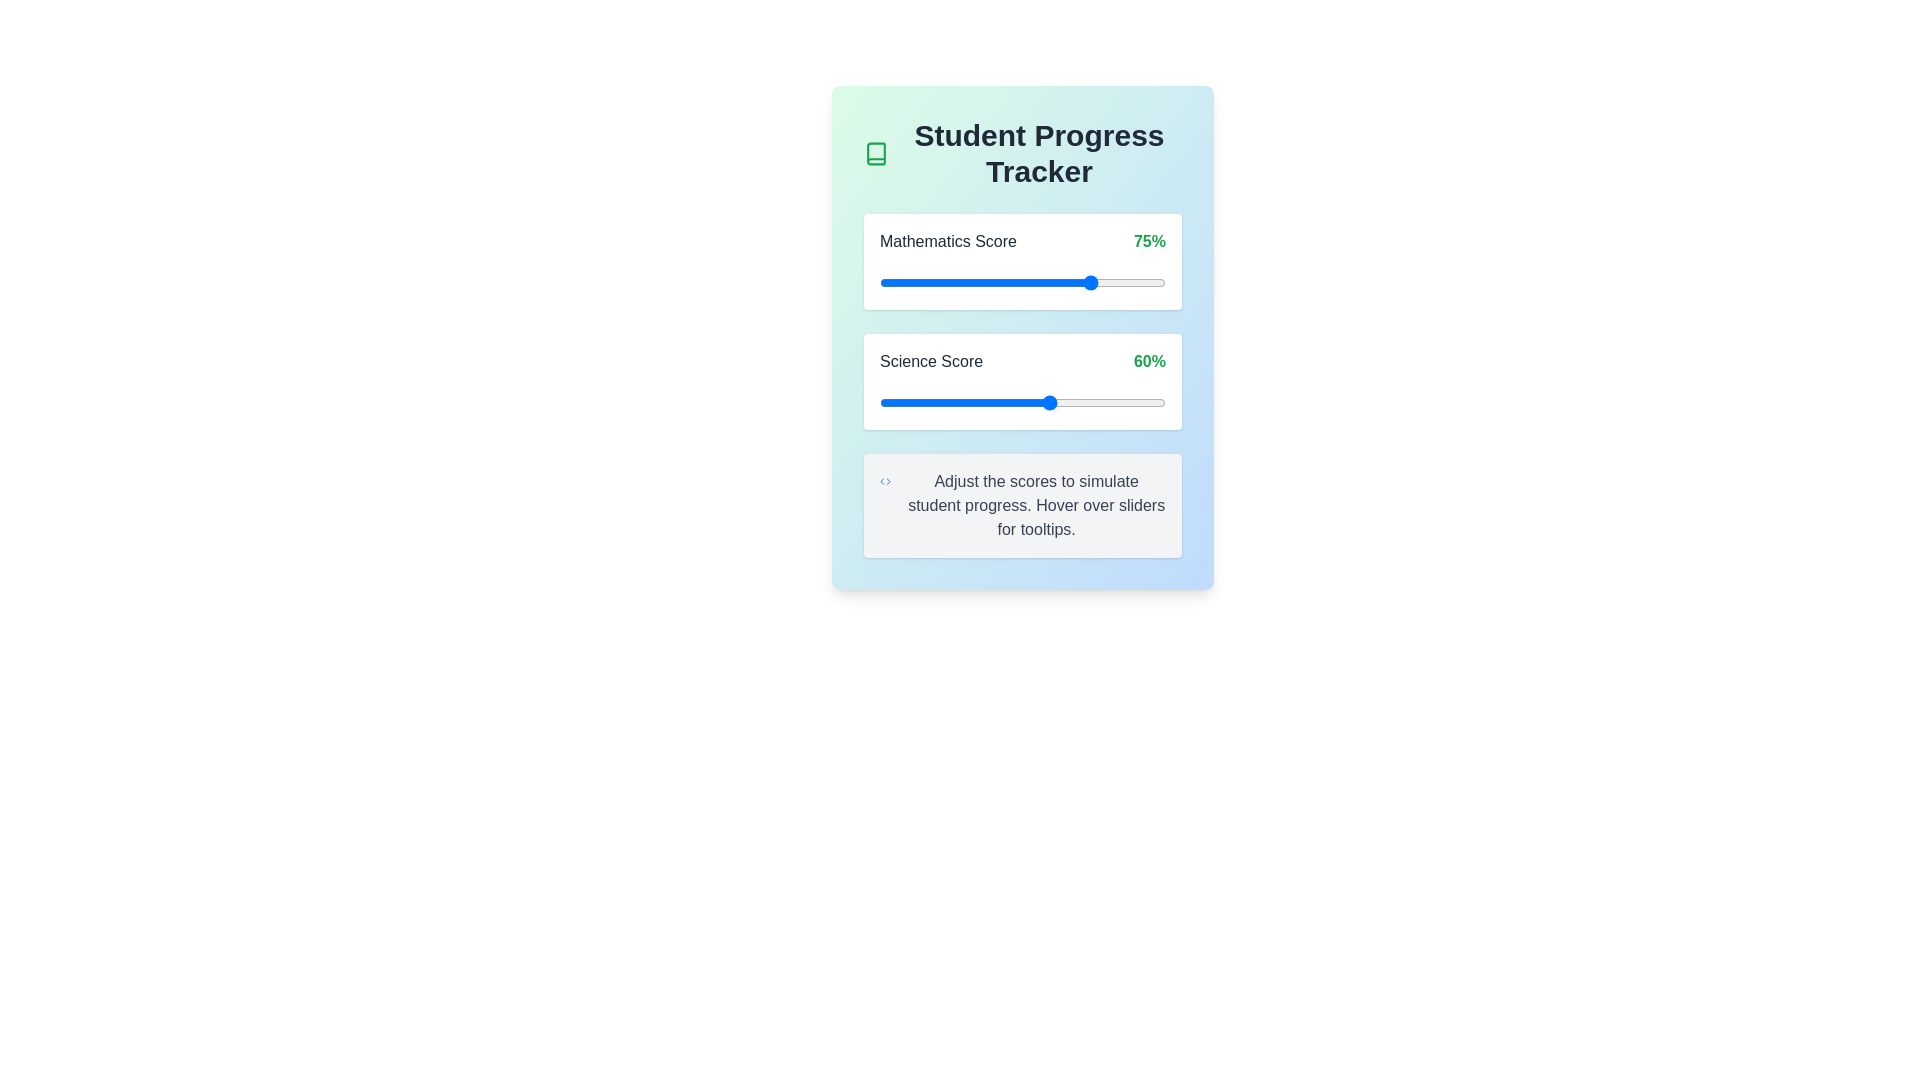  I want to click on the Mathematics slider to view its tooltip, so click(1022, 282).